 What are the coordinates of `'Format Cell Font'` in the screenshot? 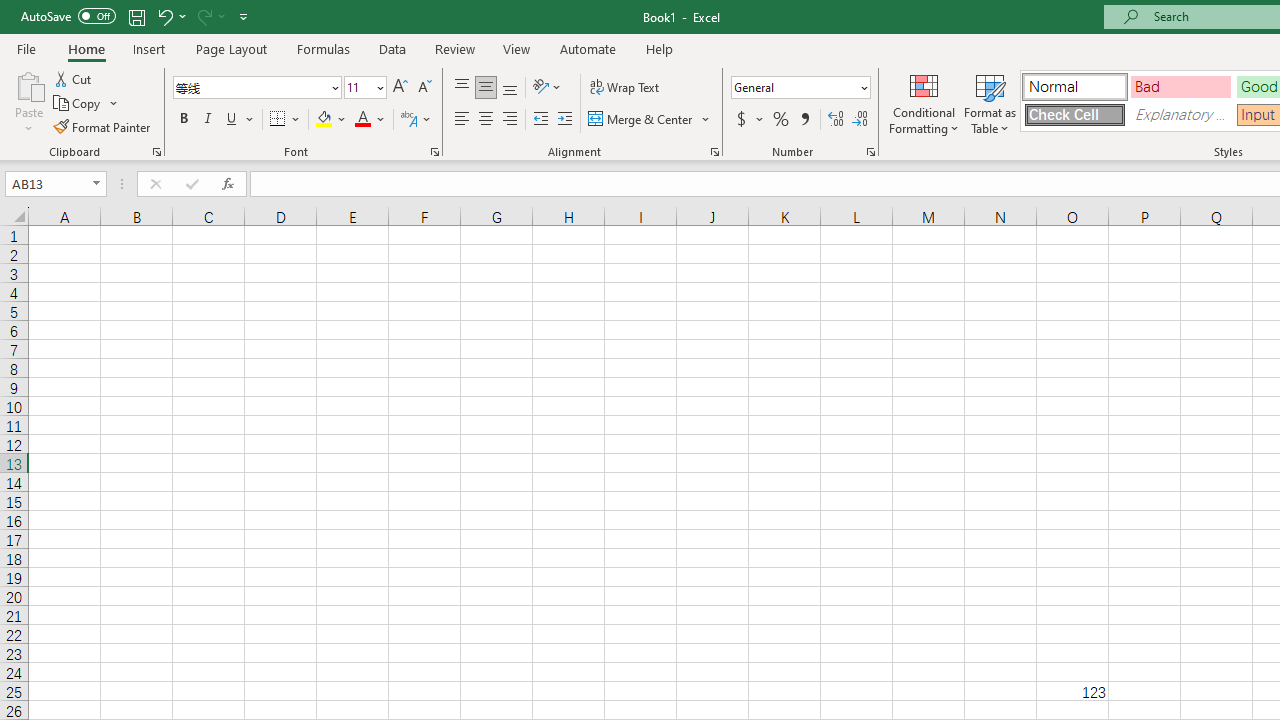 It's located at (434, 150).